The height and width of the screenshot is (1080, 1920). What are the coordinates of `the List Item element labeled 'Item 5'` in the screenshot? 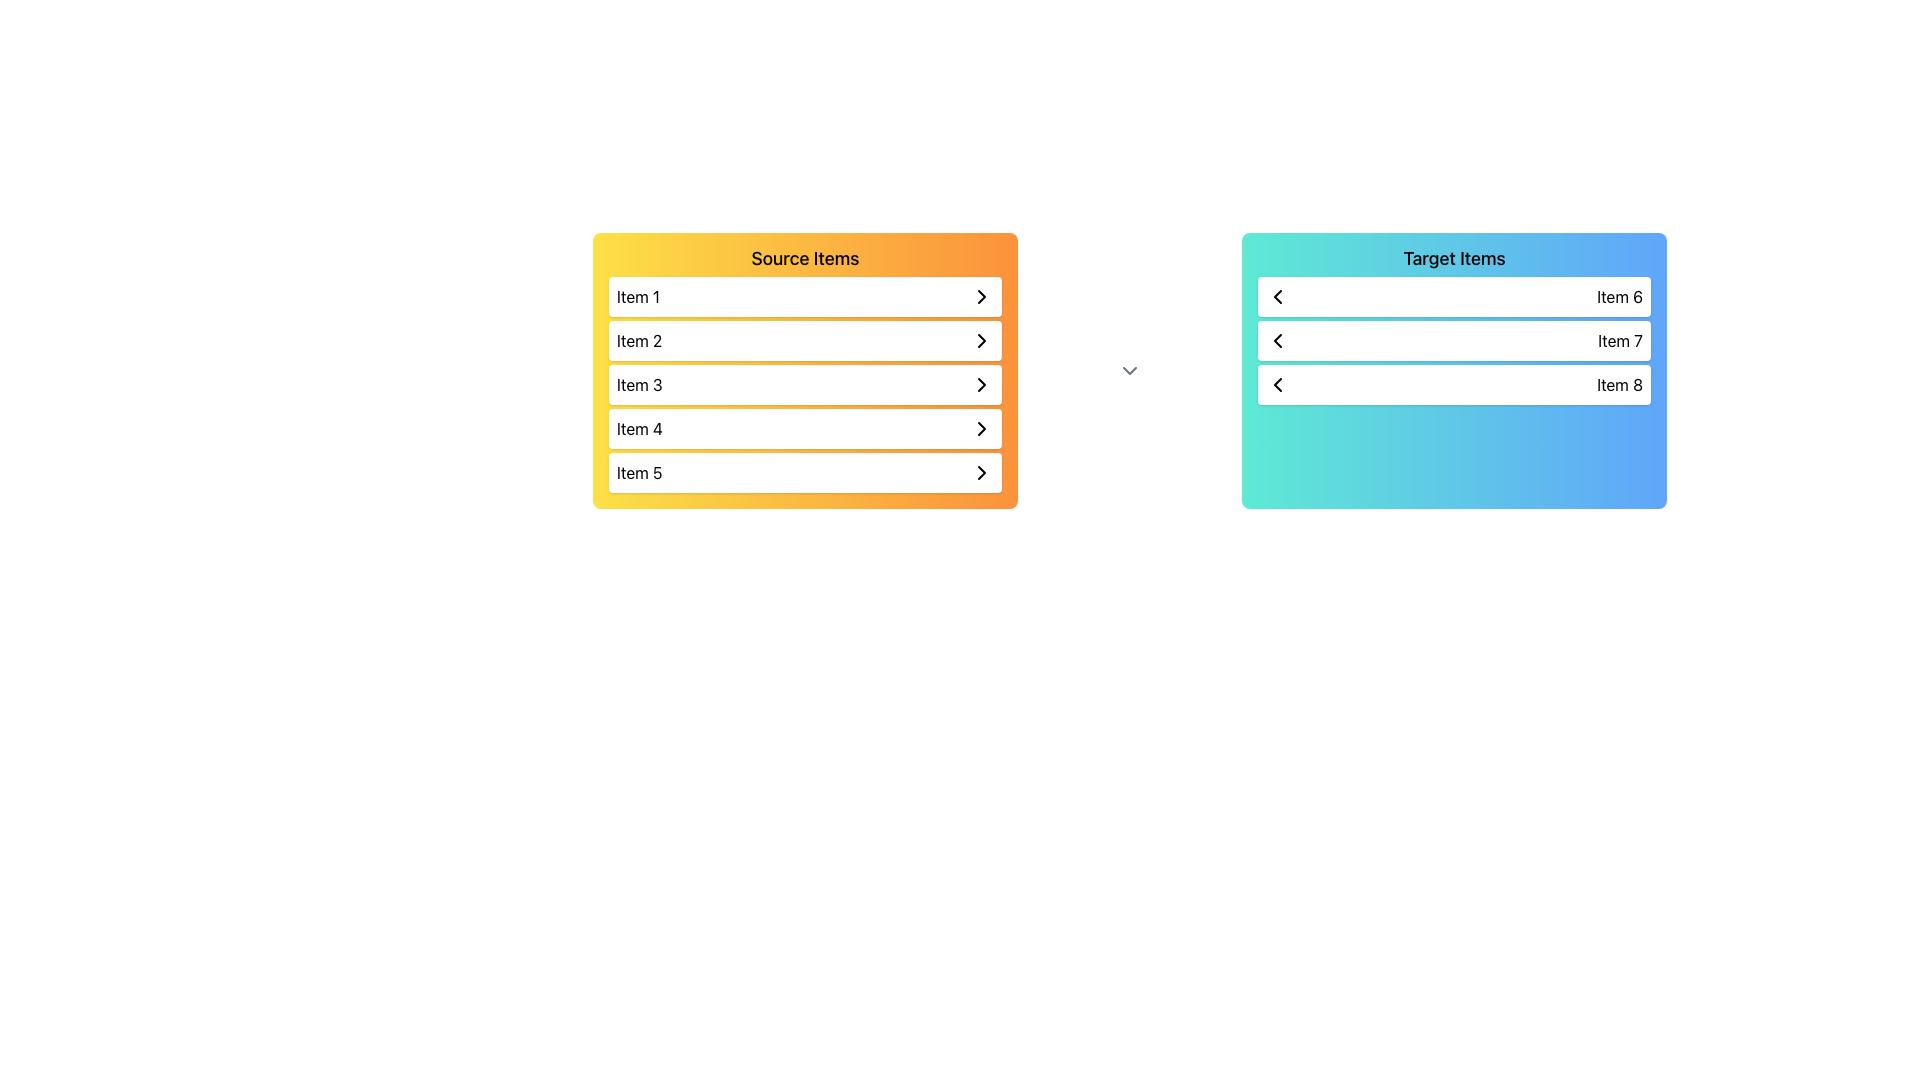 It's located at (805, 473).